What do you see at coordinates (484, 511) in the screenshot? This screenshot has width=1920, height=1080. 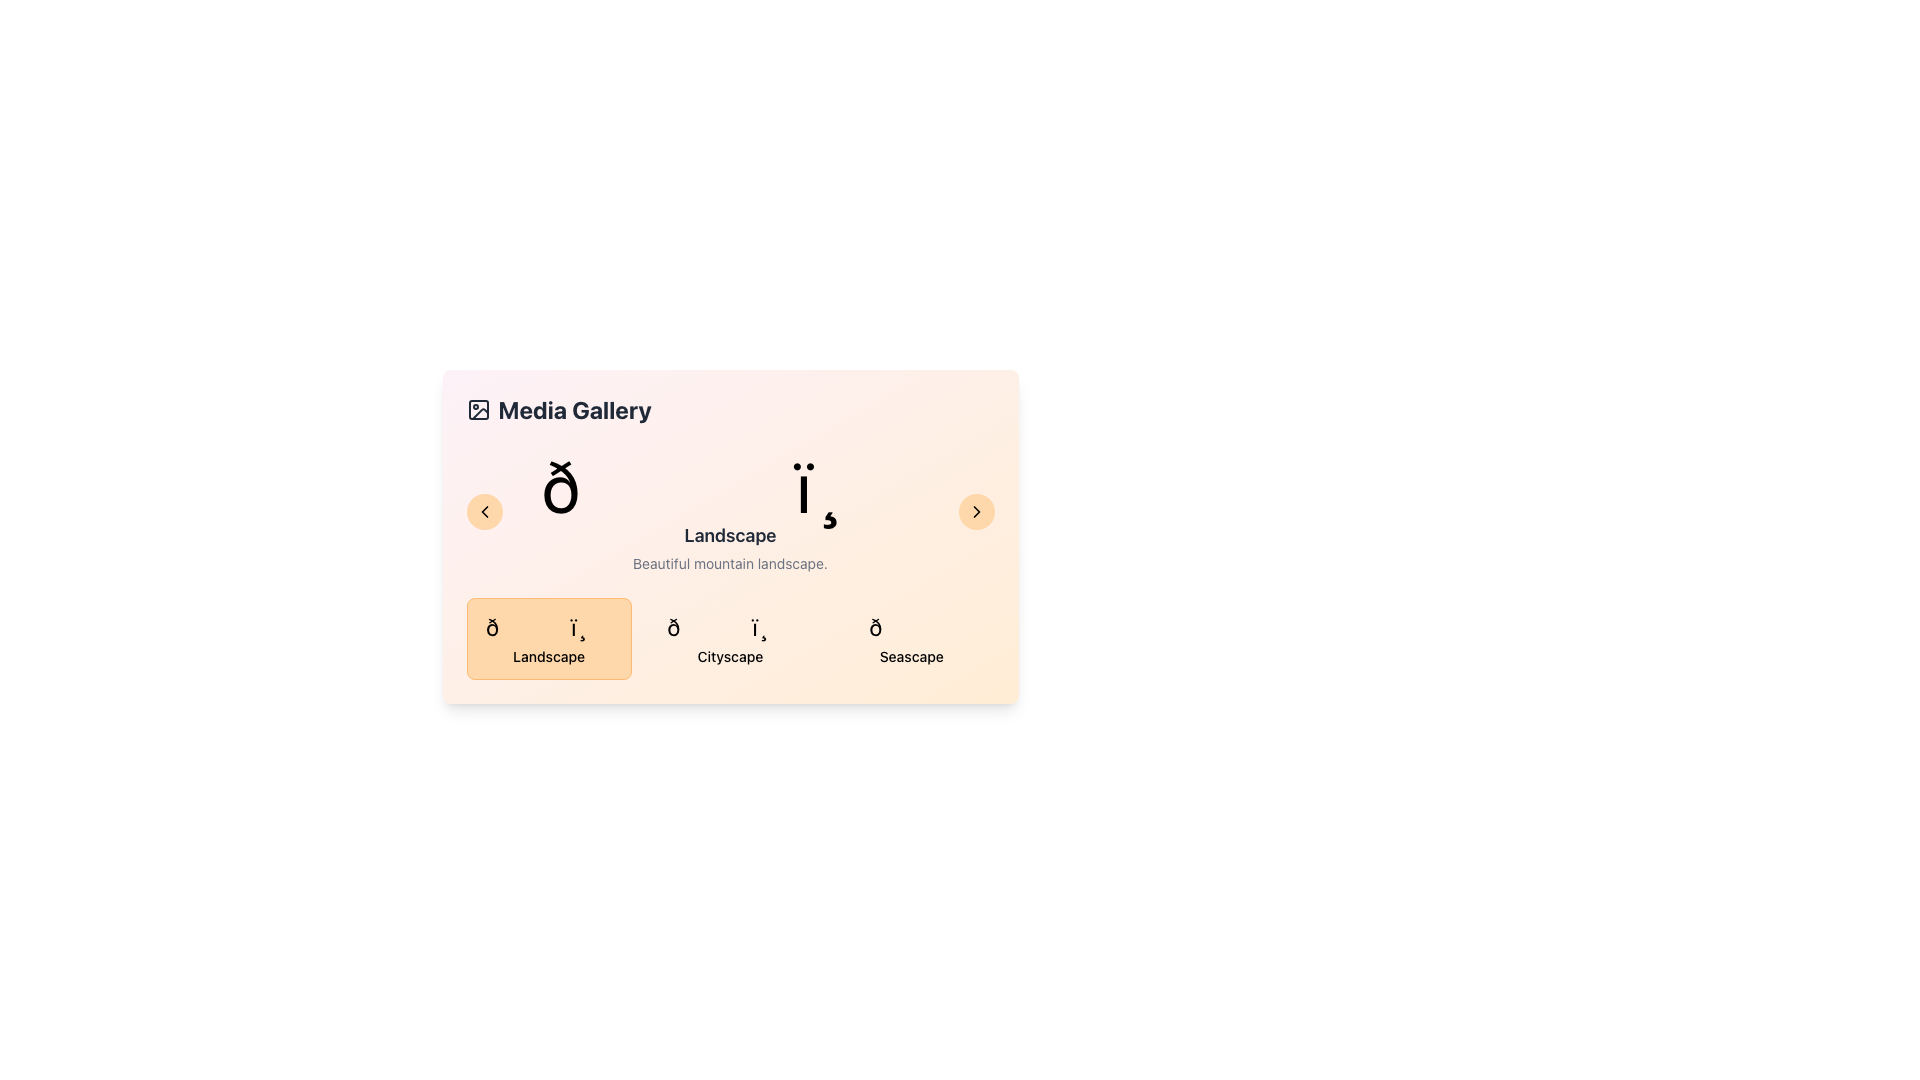 I see `the left-pointing chevron icon, which is part of the navigation section in the UI` at bounding box center [484, 511].